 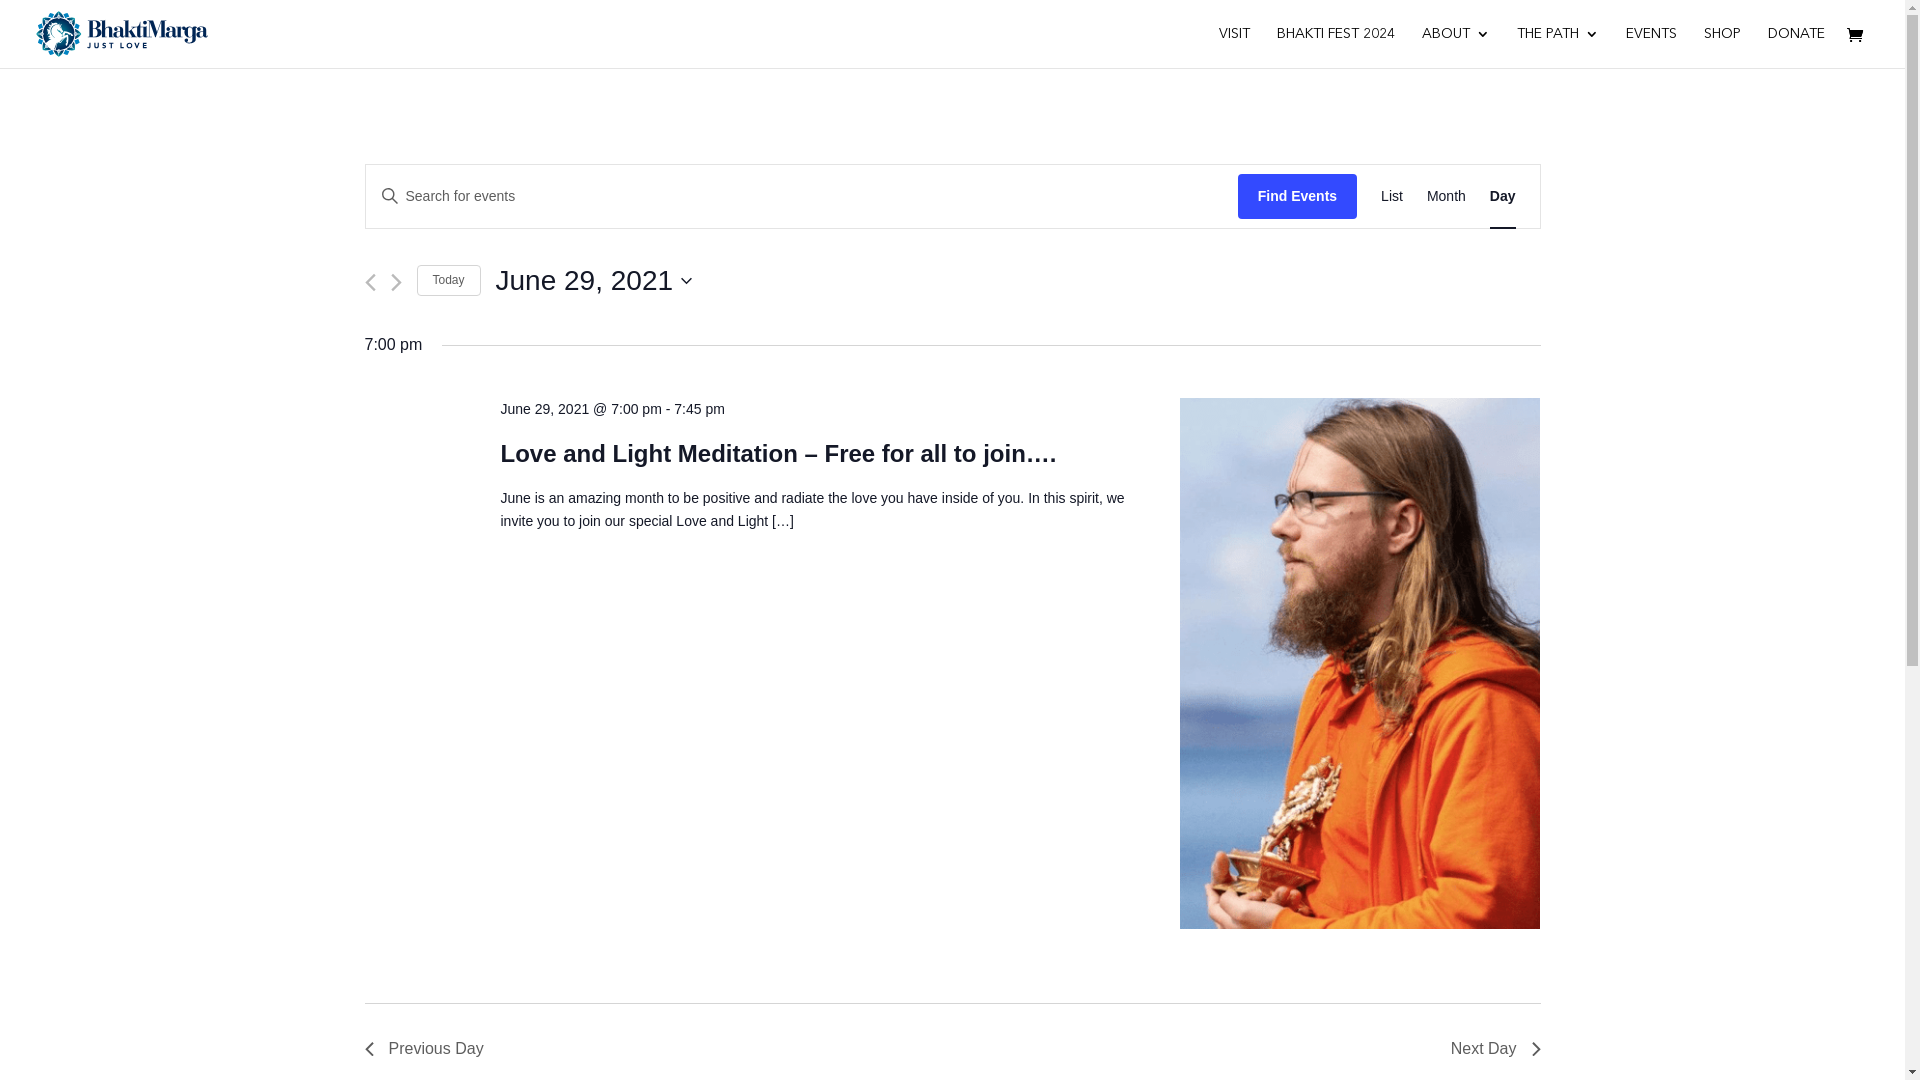 I want to click on 'EVENTS', so click(x=1651, y=46).